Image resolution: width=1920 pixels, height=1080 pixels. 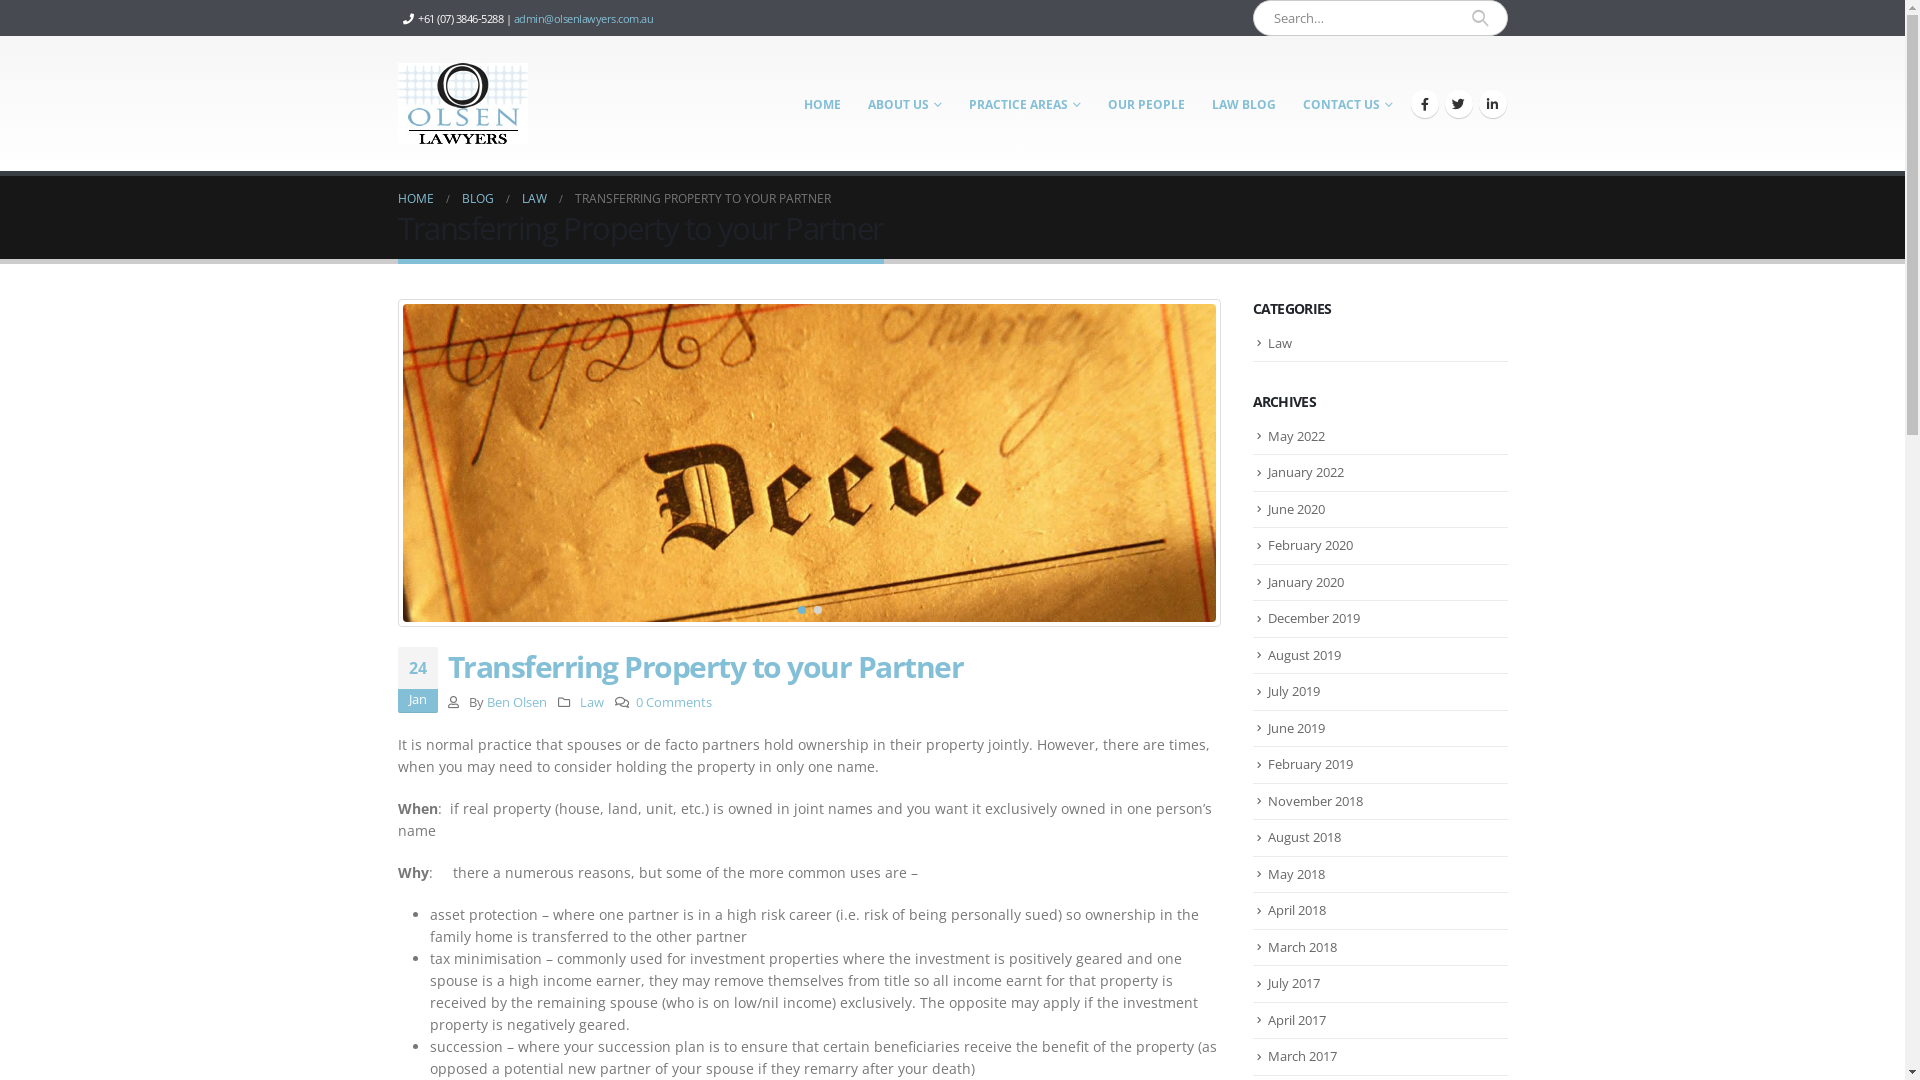 I want to click on 'December 2019', so click(x=1314, y=616).